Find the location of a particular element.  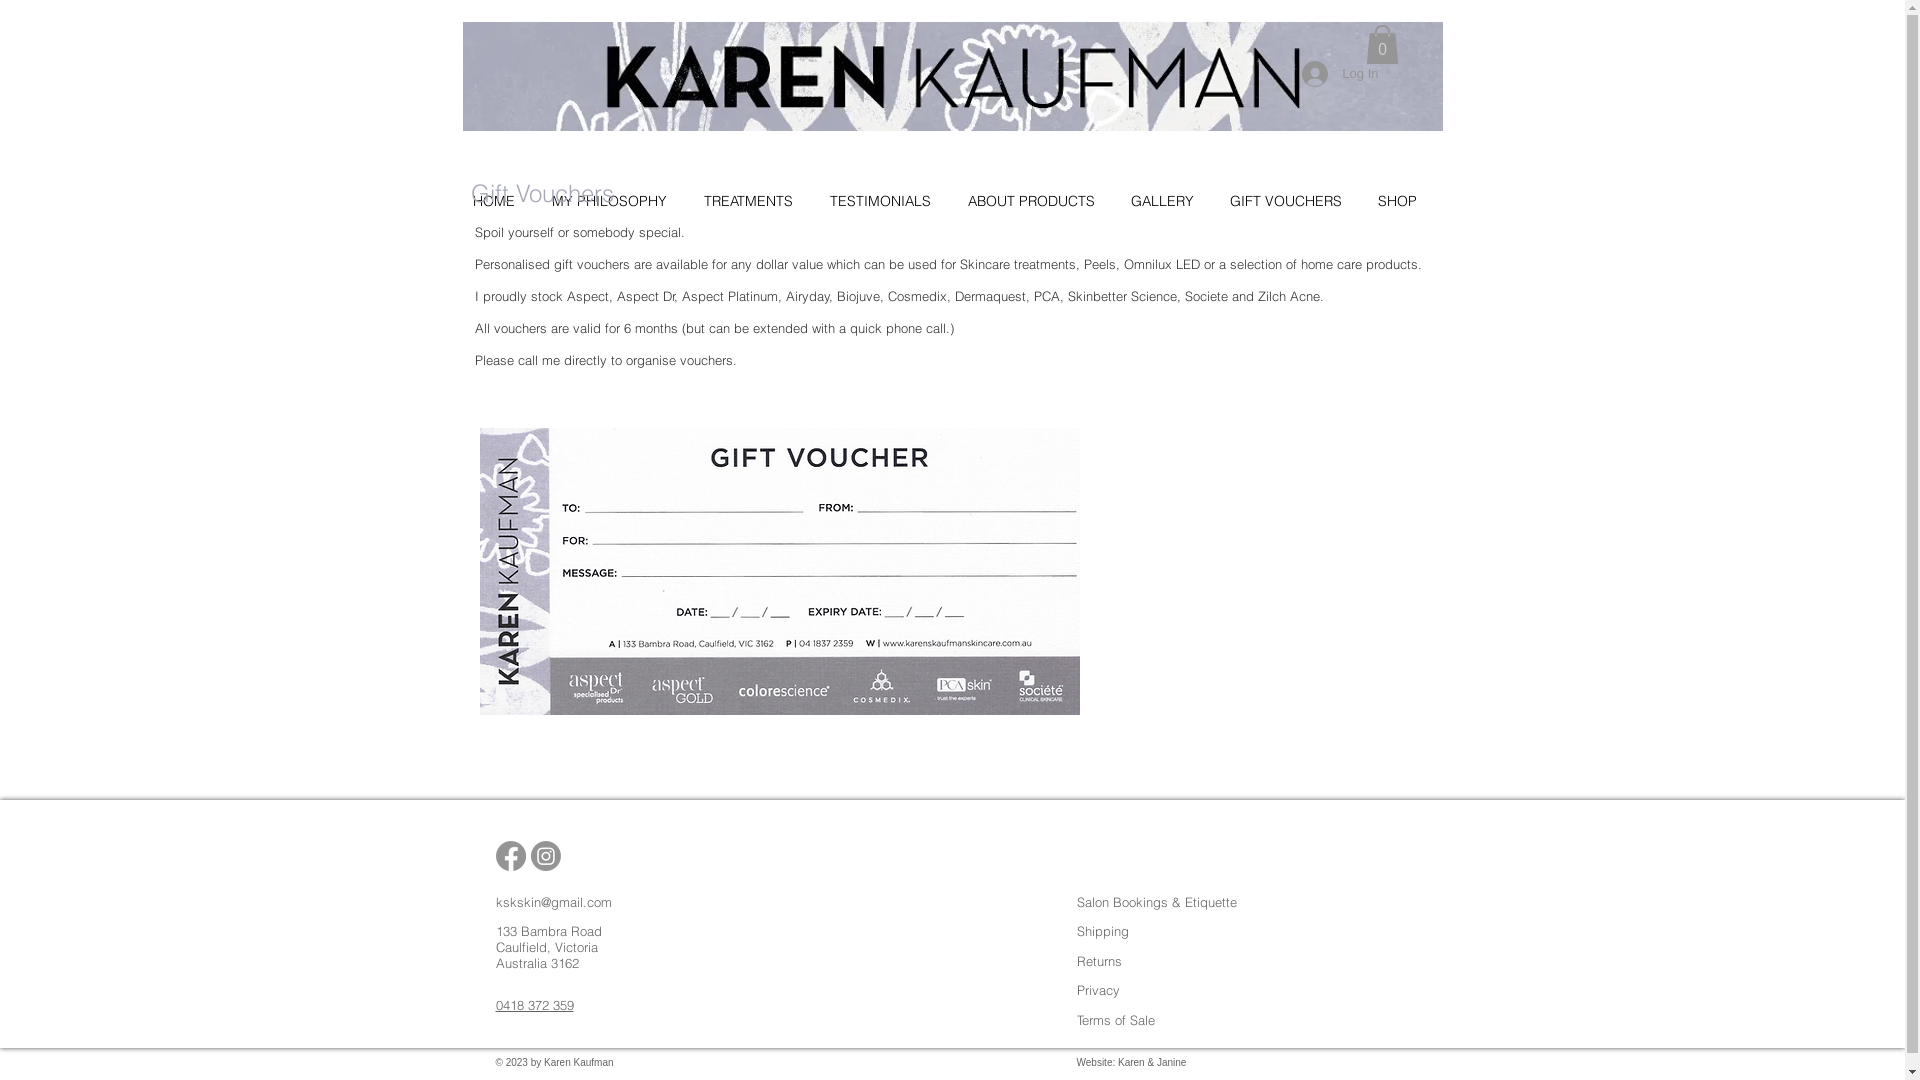

'Shipping' is located at coordinates (1101, 930).